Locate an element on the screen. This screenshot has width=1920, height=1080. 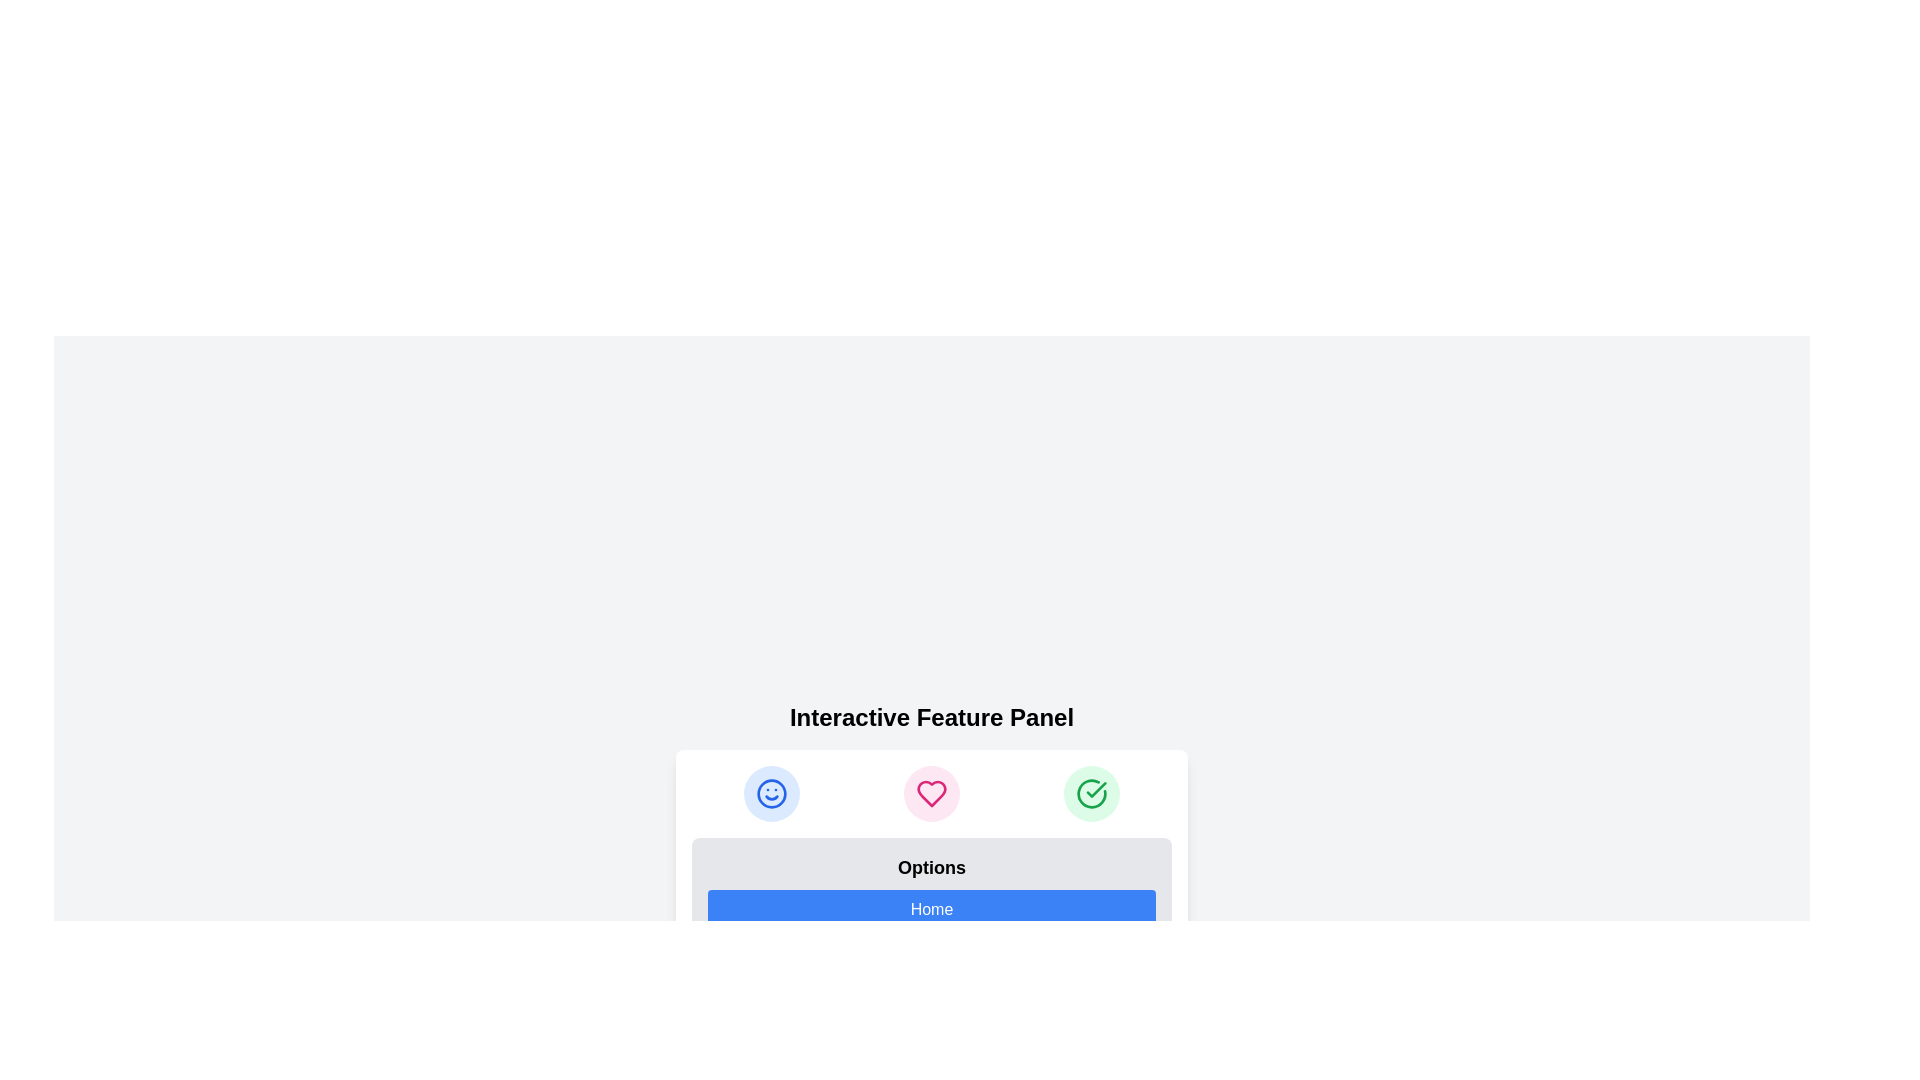
the 'Options' text label, which serves as a heading indicating related content or actions below it is located at coordinates (930, 866).